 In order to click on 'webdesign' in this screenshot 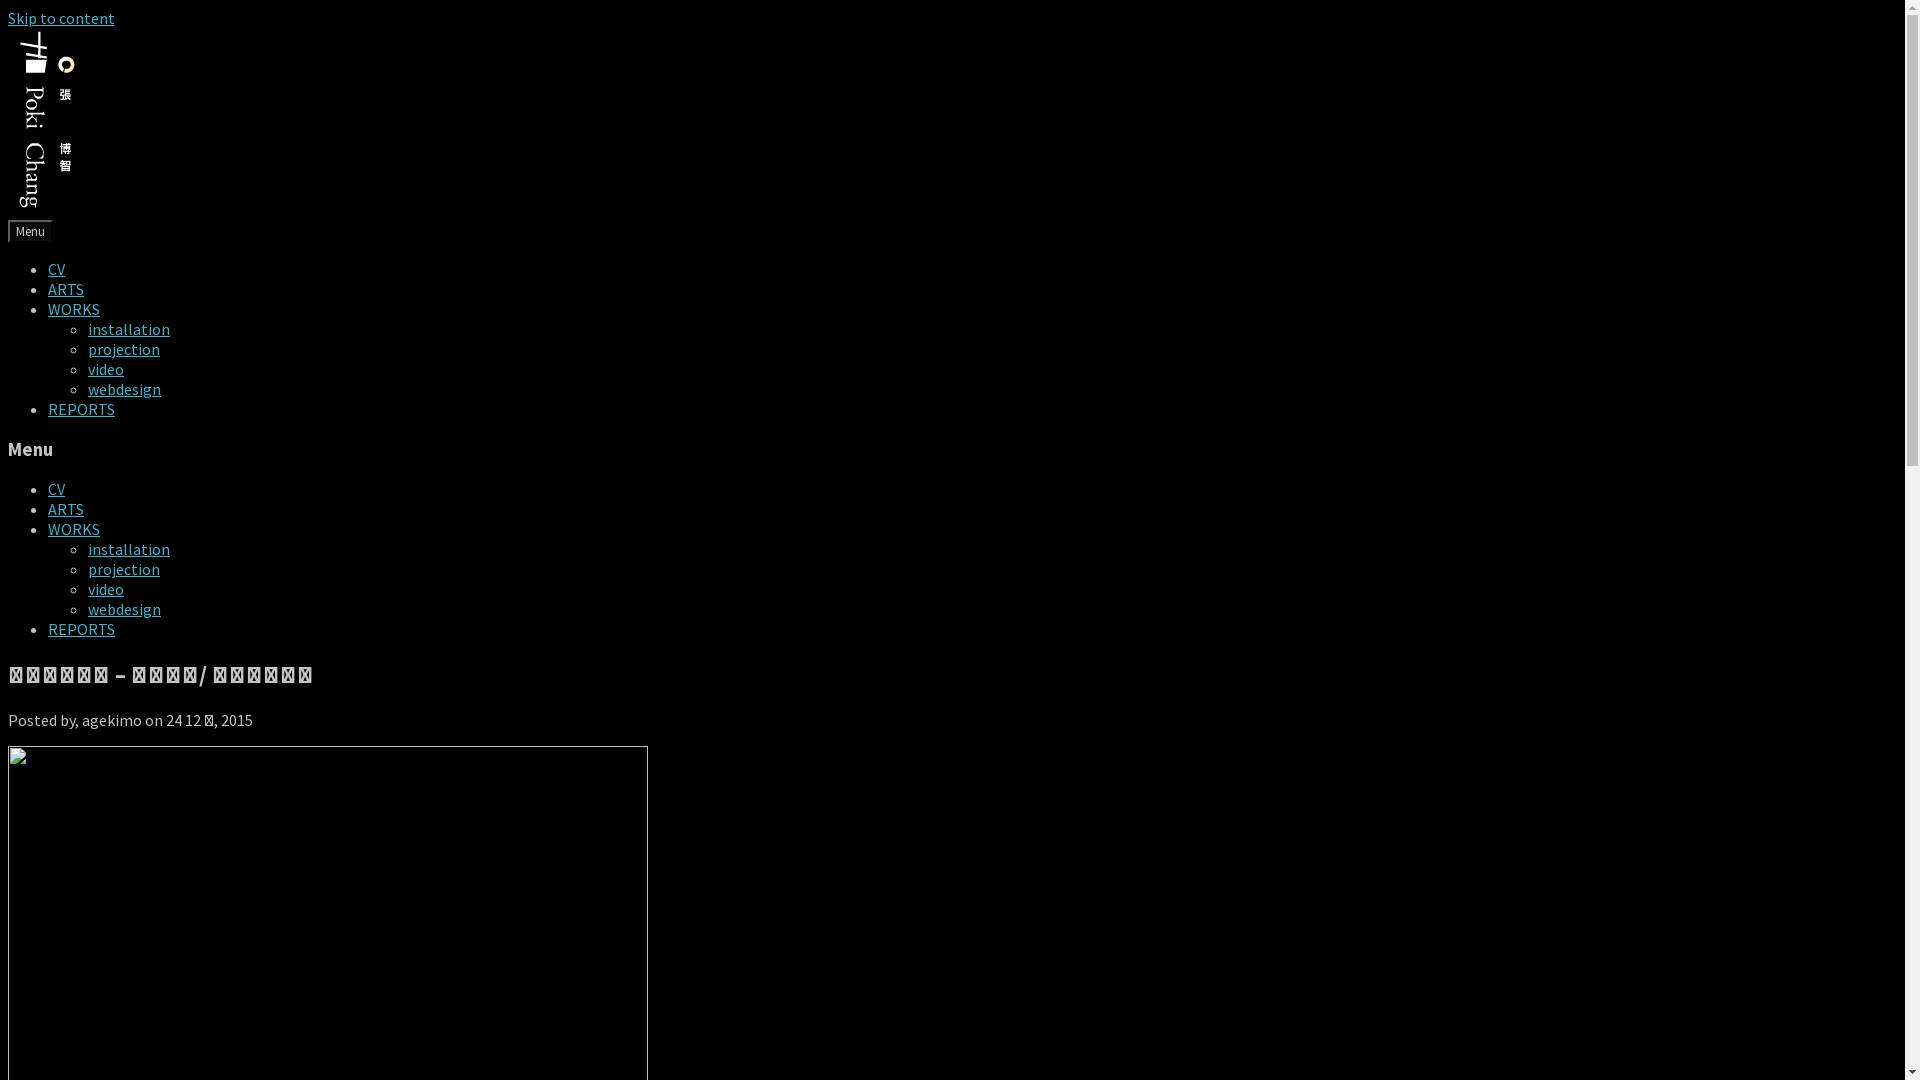, I will do `click(123, 389)`.